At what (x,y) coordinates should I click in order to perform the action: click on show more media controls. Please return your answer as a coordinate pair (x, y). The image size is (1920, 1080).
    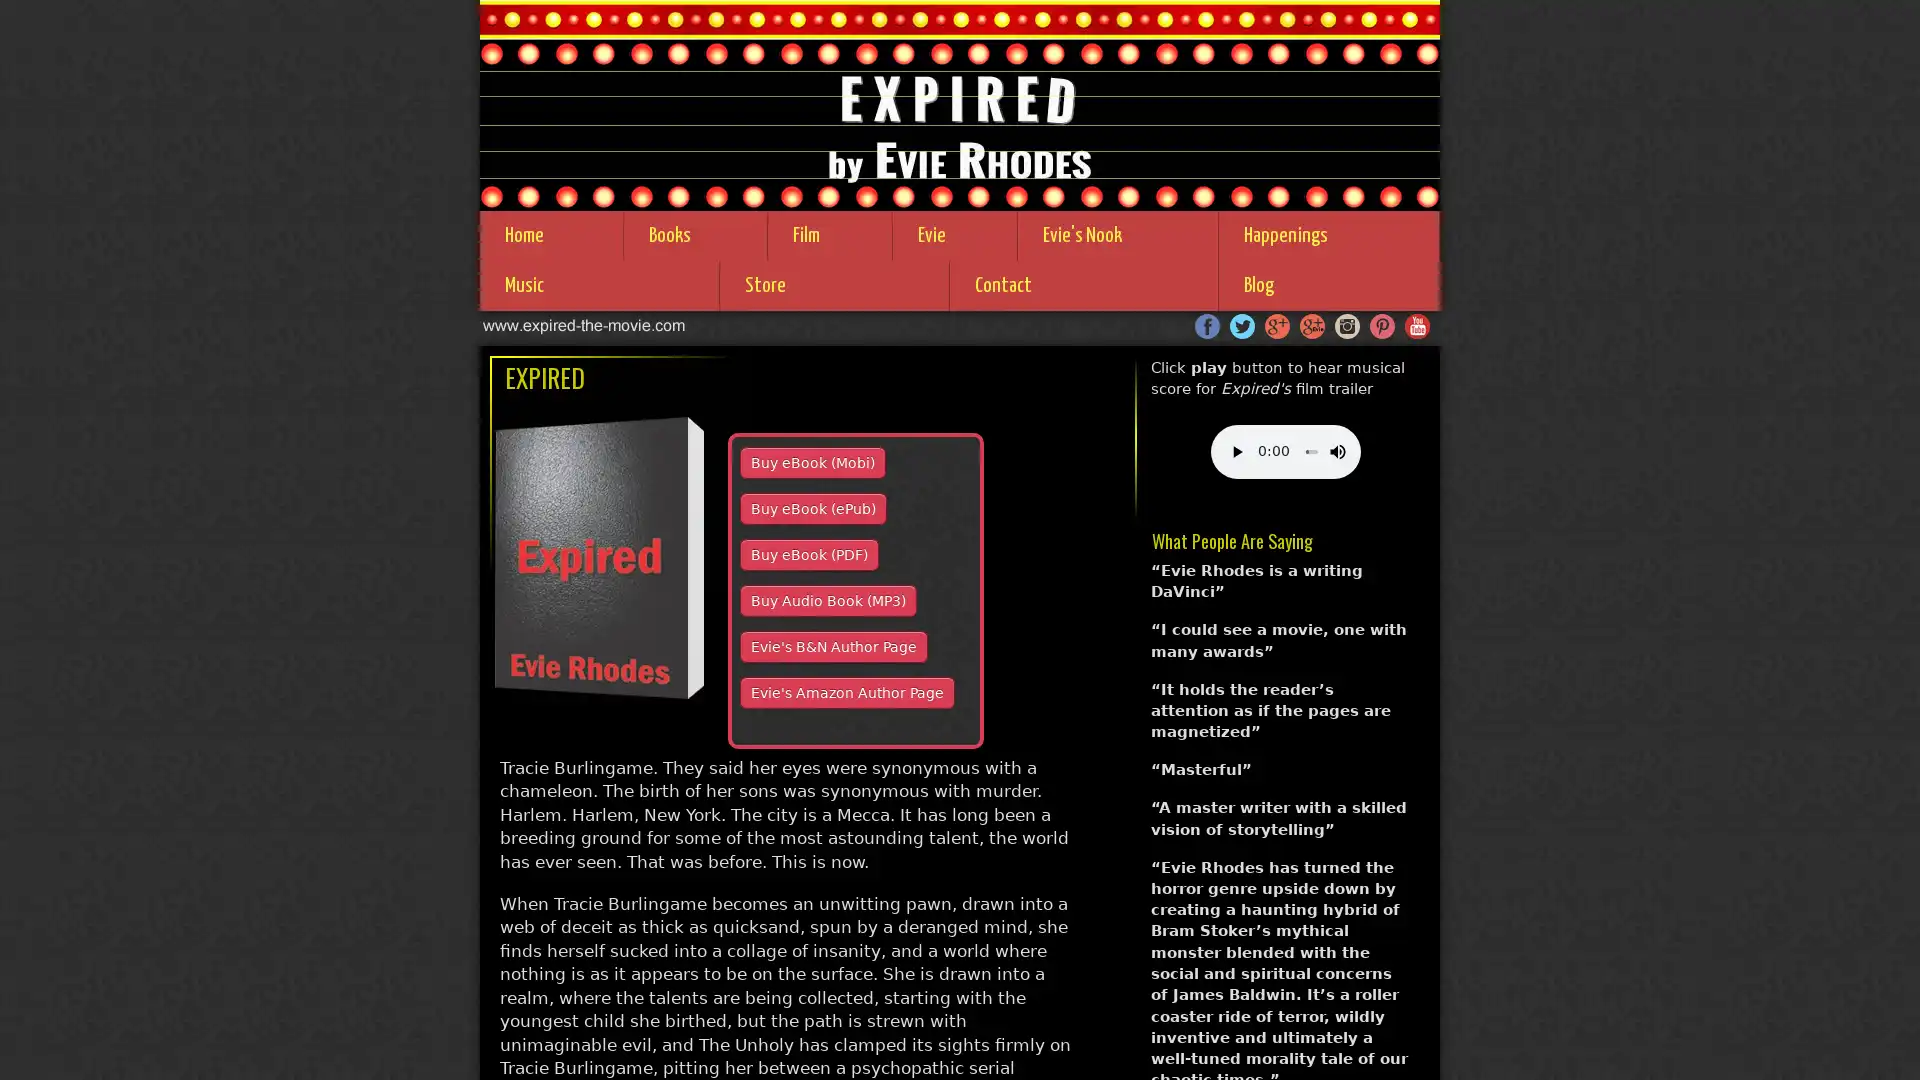
    Looking at the image, I should click on (1334, 451).